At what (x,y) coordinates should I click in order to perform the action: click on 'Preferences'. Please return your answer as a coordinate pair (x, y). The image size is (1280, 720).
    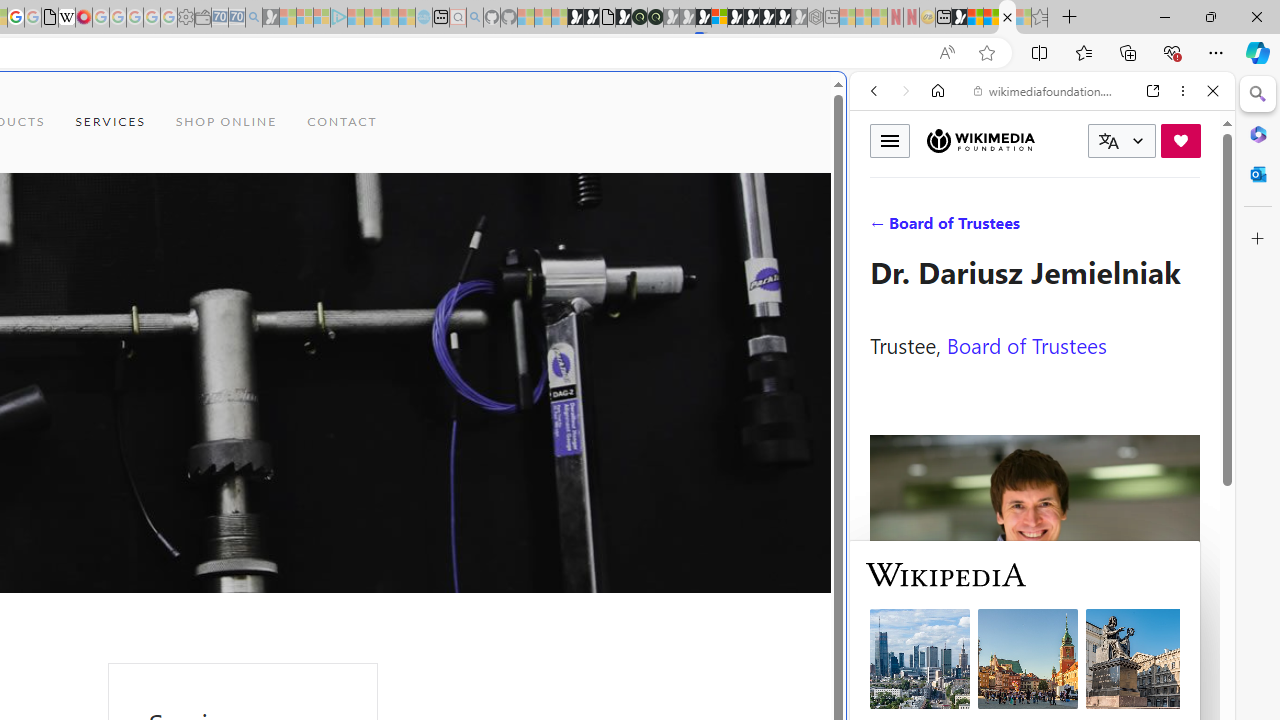
    Looking at the image, I should click on (1189, 227).